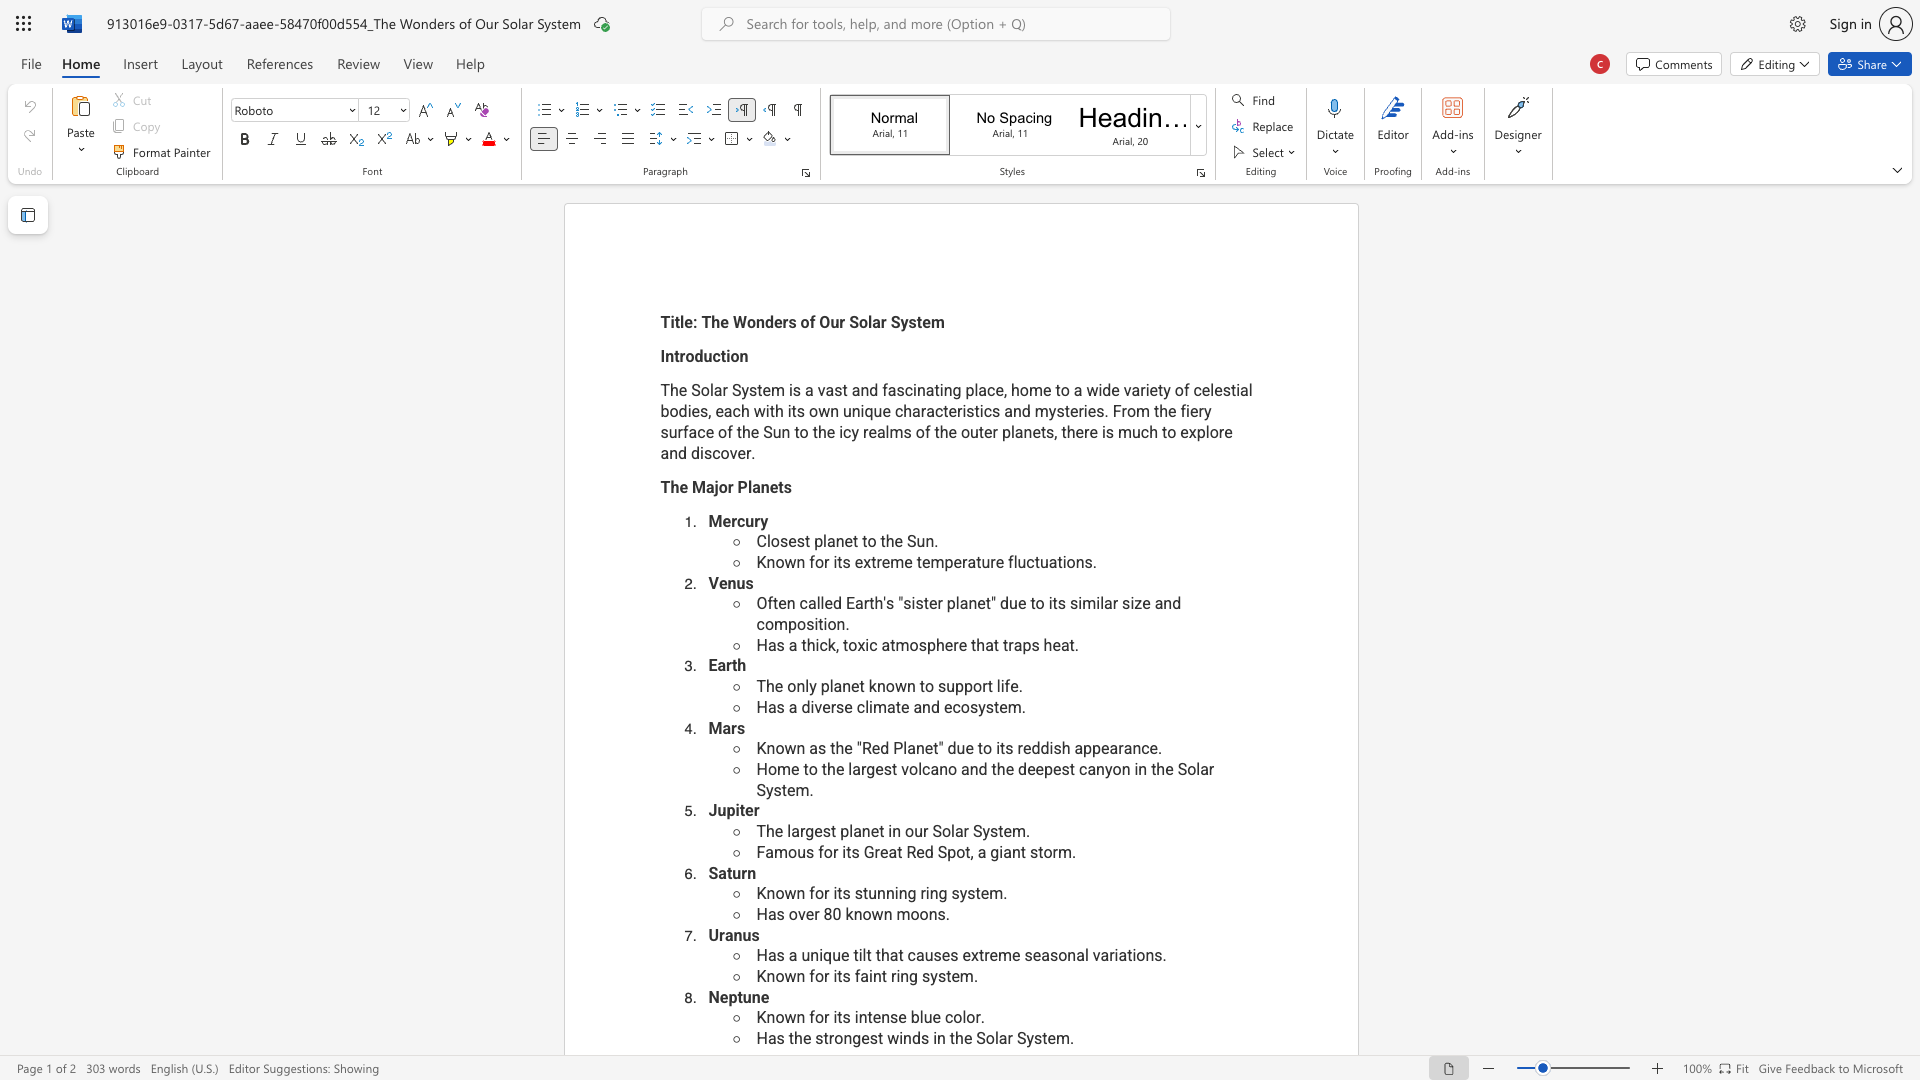 The height and width of the screenshot is (1080, 1920). I want to click on the 1th character "a" in the text, so click(971, 562).